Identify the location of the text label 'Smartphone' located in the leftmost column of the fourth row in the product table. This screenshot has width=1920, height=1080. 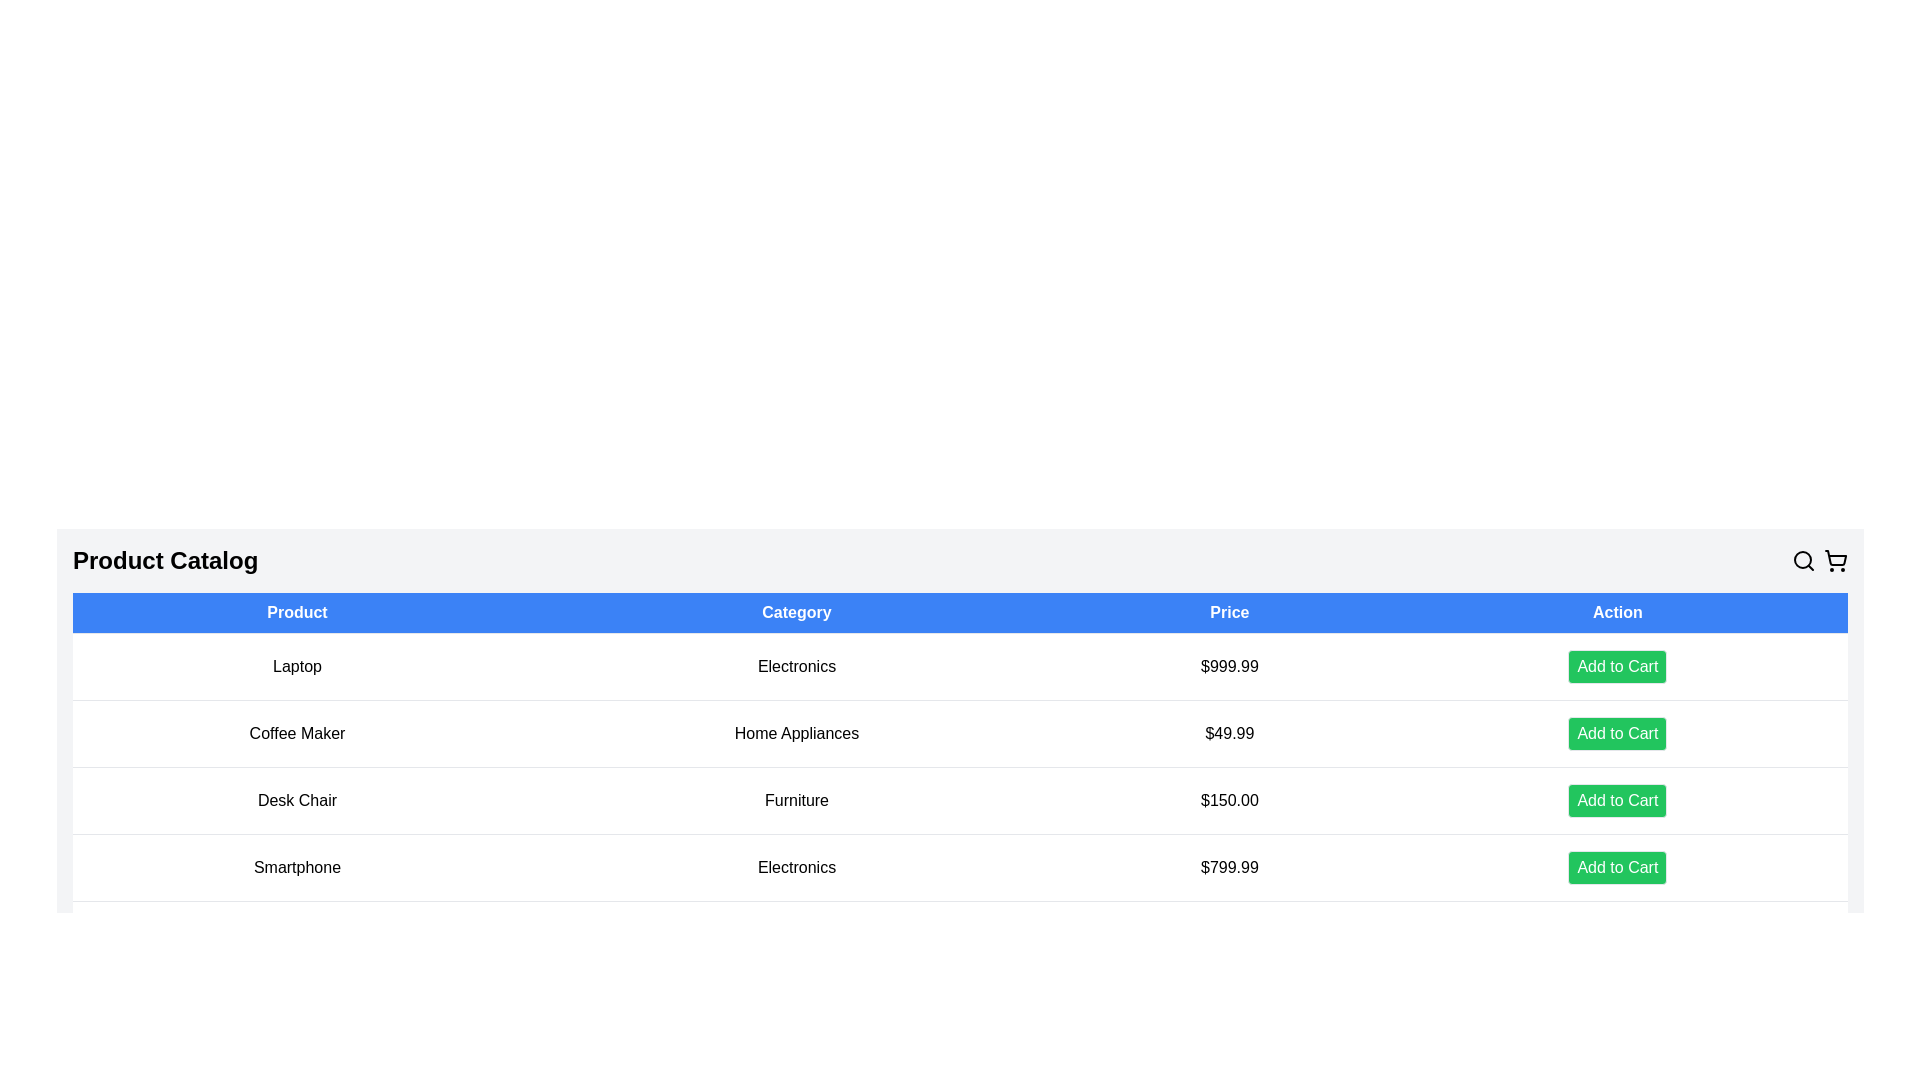
(296, 866).